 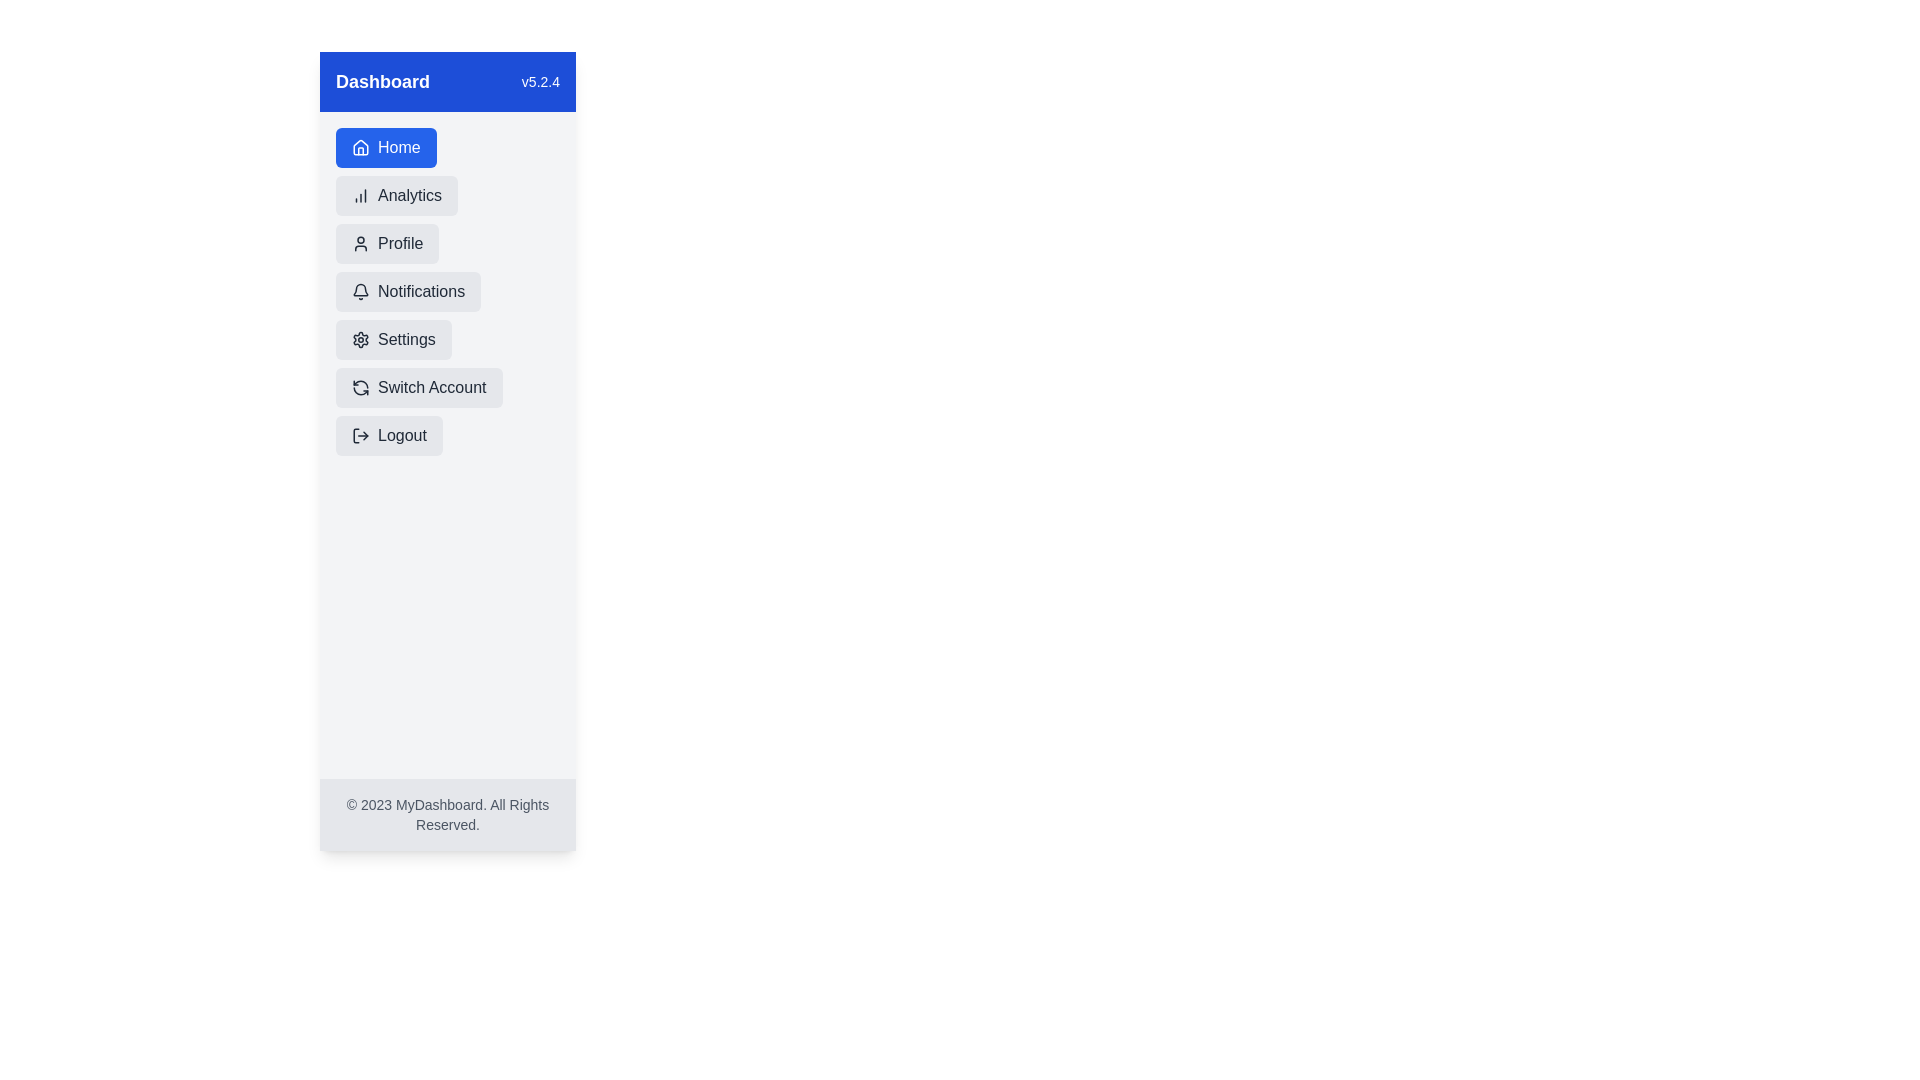 I want to click on the 'Settings' text label in the vertical navigation menu, which is styled in gray on a light gray background and is positioned between 'Notifications' and 'Switch Account', so click(x=405, y=338).